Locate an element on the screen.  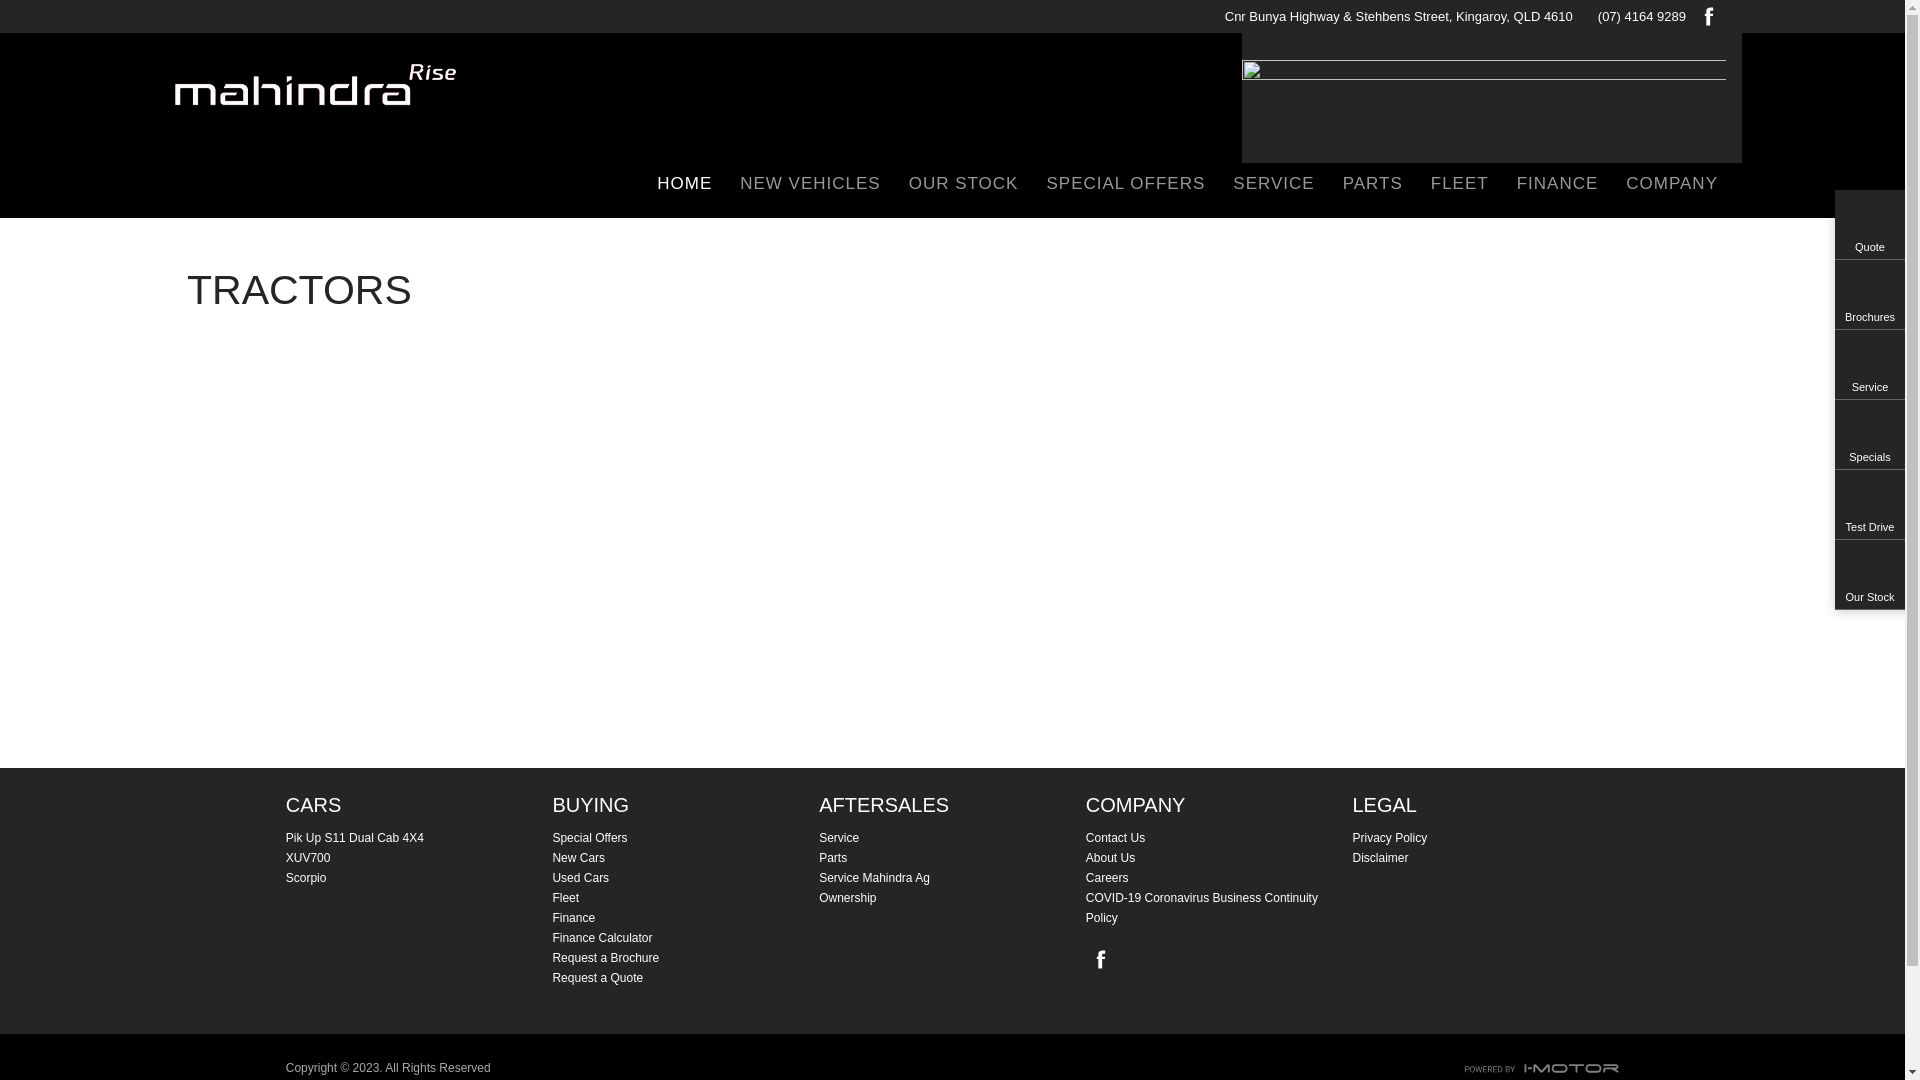
'SERVICE' is located at coordinates (1272, 185).